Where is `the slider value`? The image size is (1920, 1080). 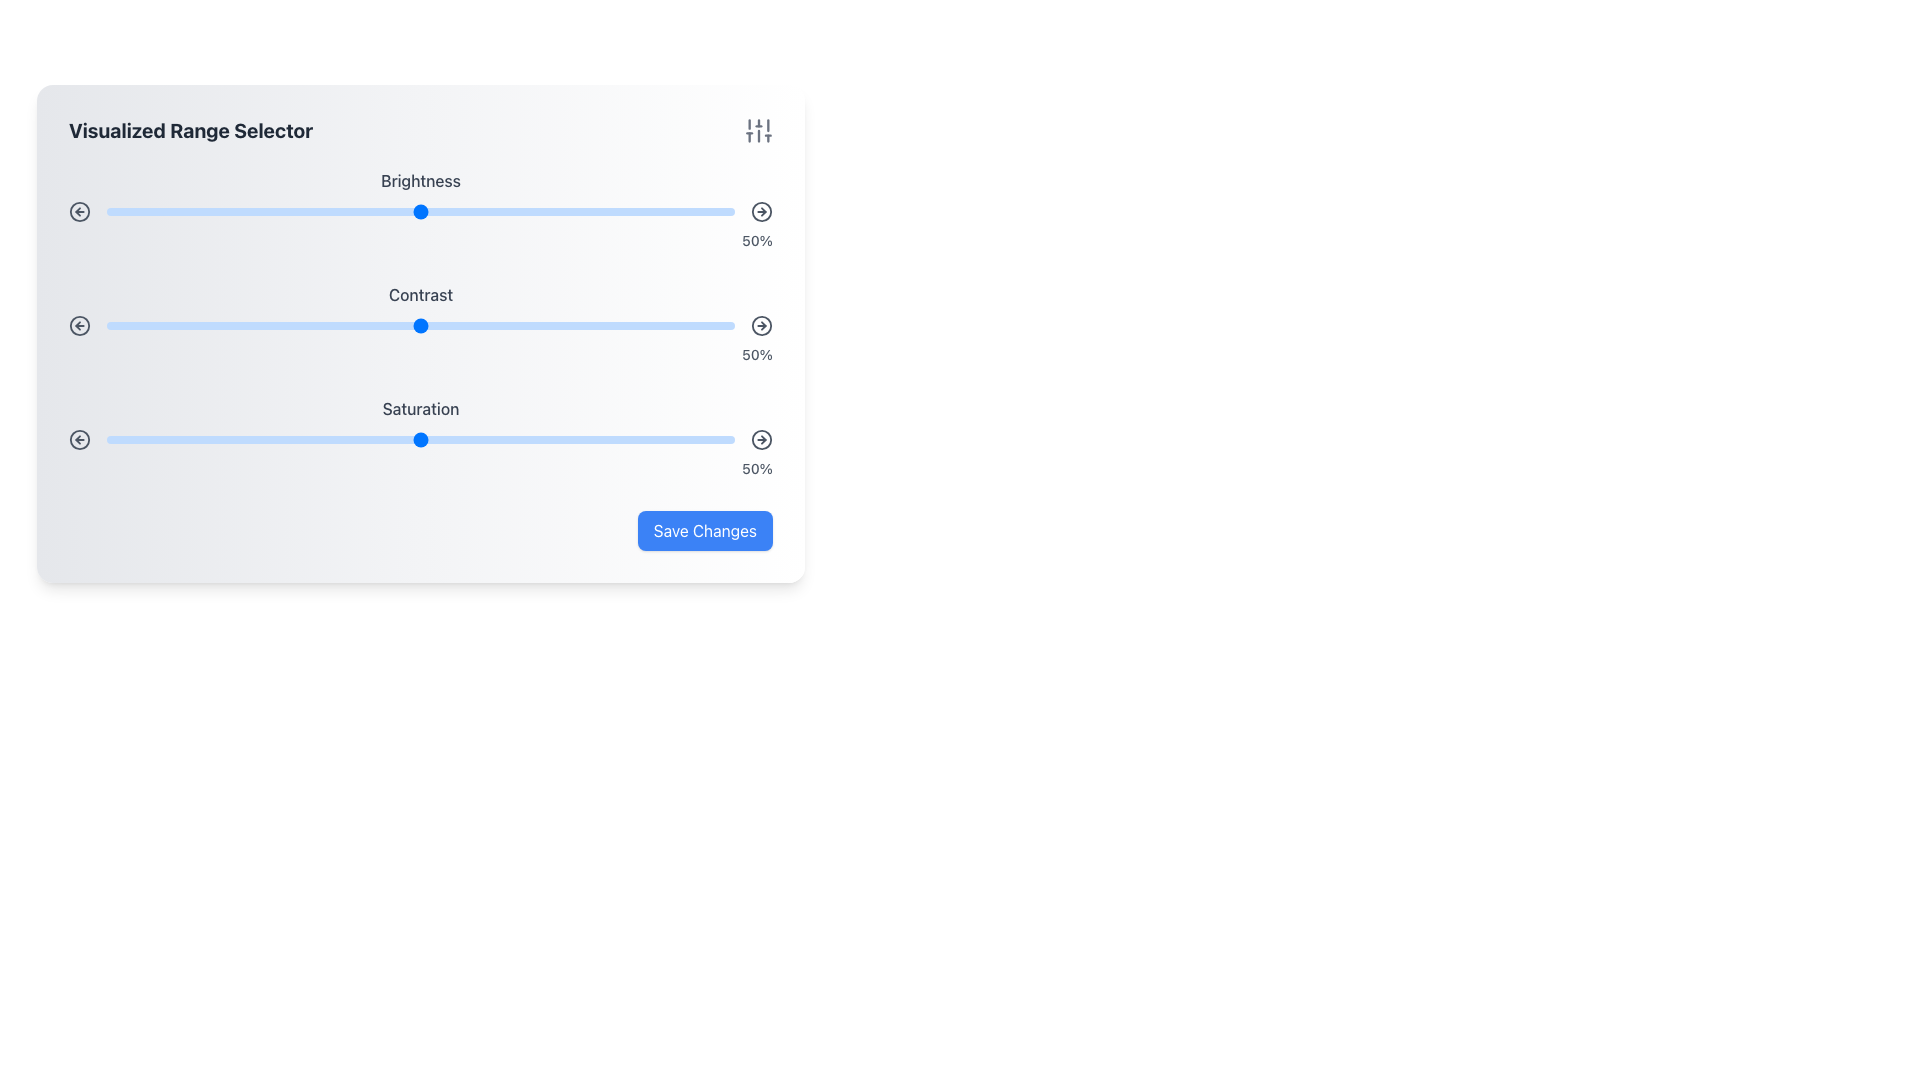
the slider value is located at coordinates (647, 438).